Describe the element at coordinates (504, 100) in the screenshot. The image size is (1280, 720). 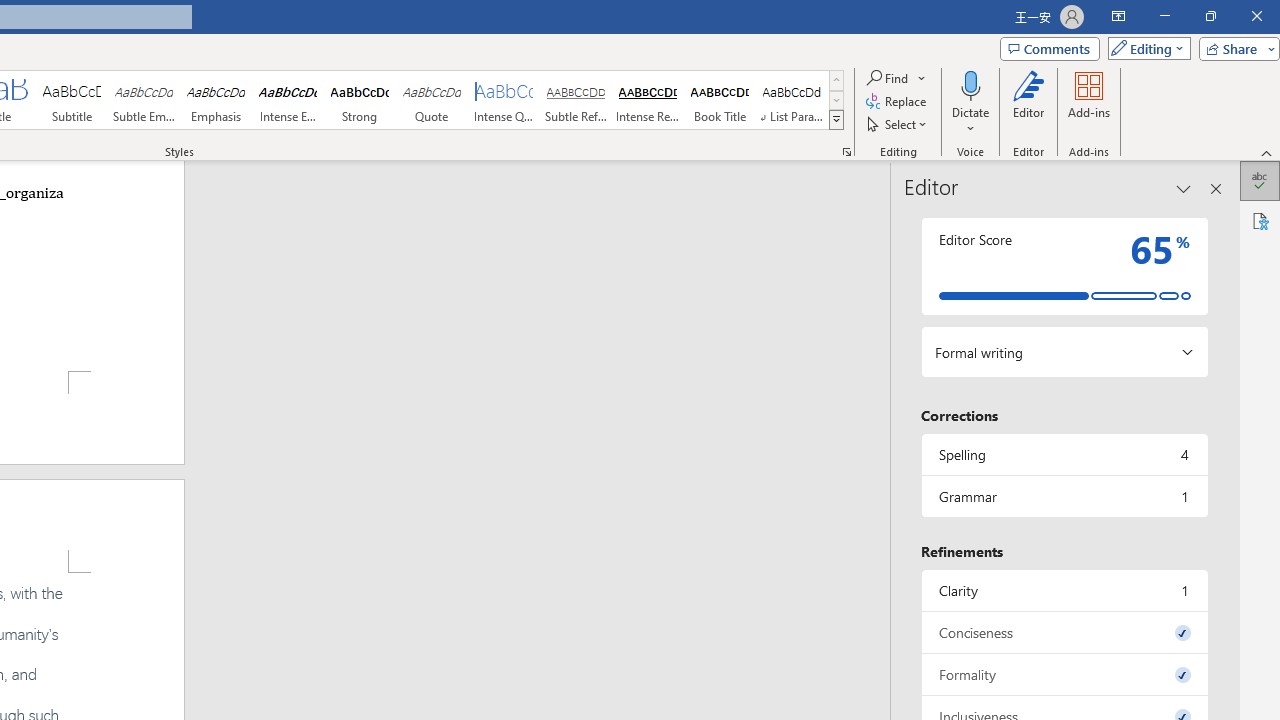
I see `'Intense Quote'` at that location.